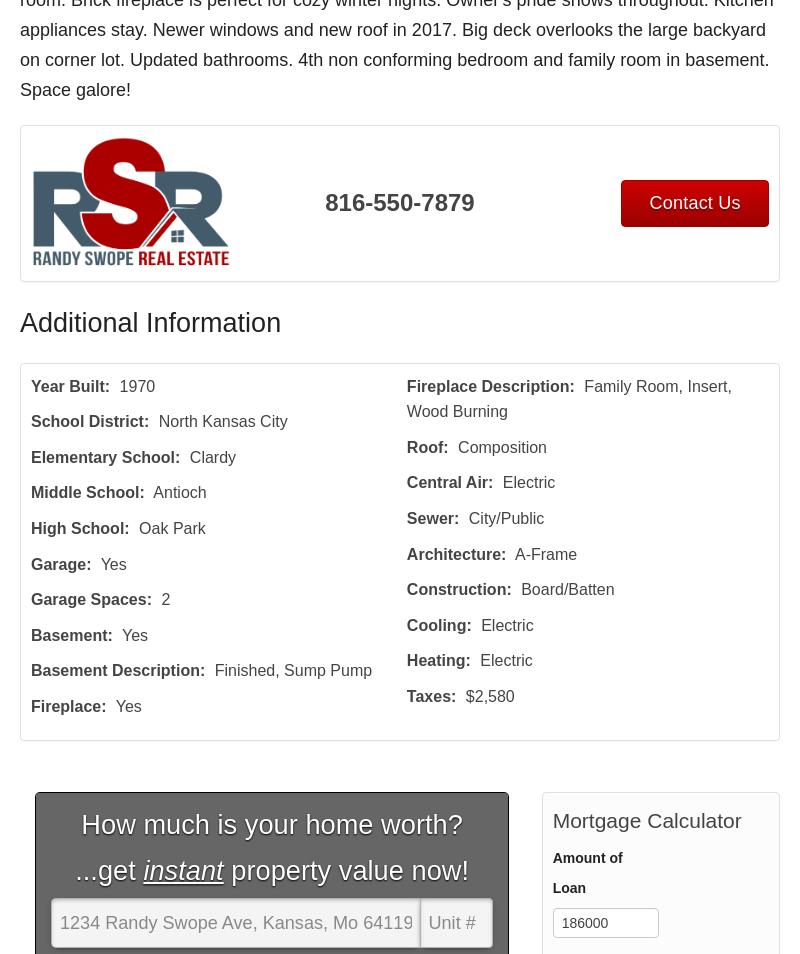 This screenshot has width=800, height=954. What do you see at coordinates (504, 517) in the screenshot?
I see `'City/Public'` at bounding box center [504, 517].